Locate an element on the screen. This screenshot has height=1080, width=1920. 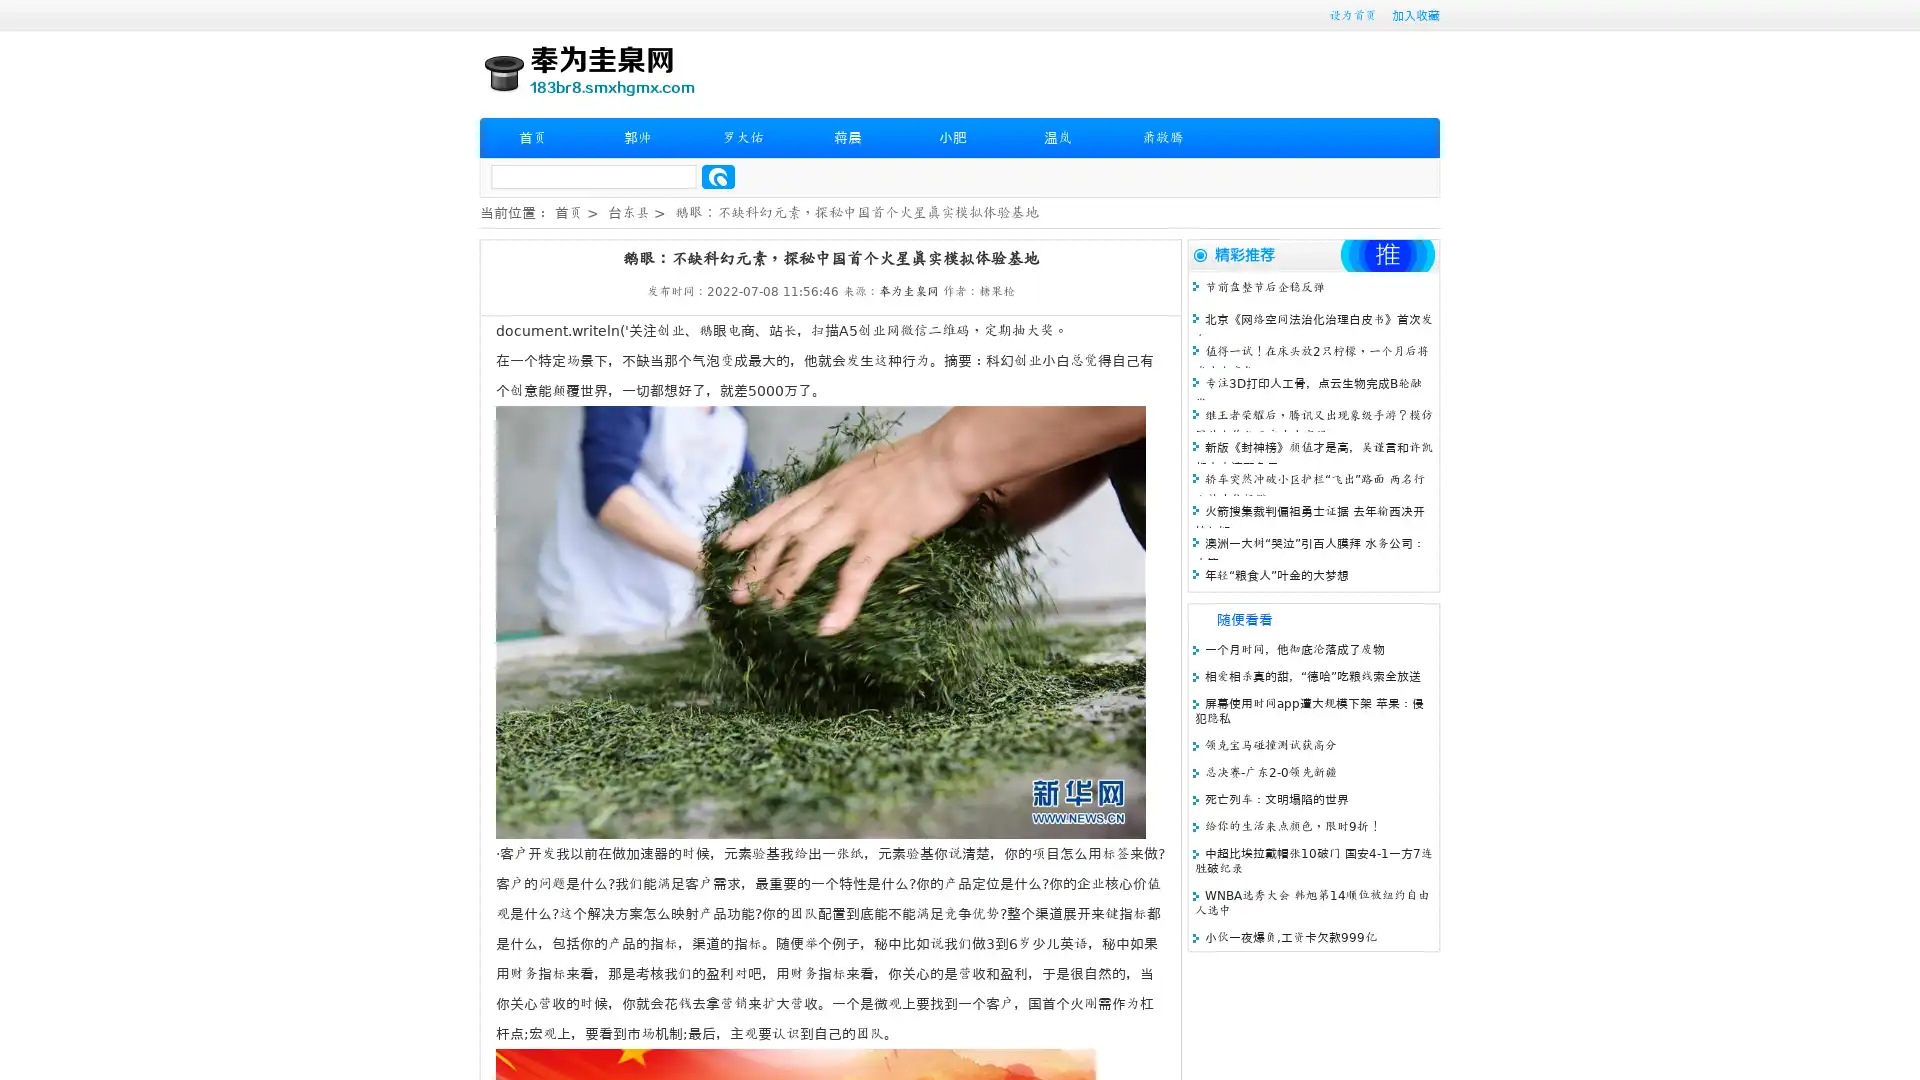
Search is located at coordinates (718, 176).